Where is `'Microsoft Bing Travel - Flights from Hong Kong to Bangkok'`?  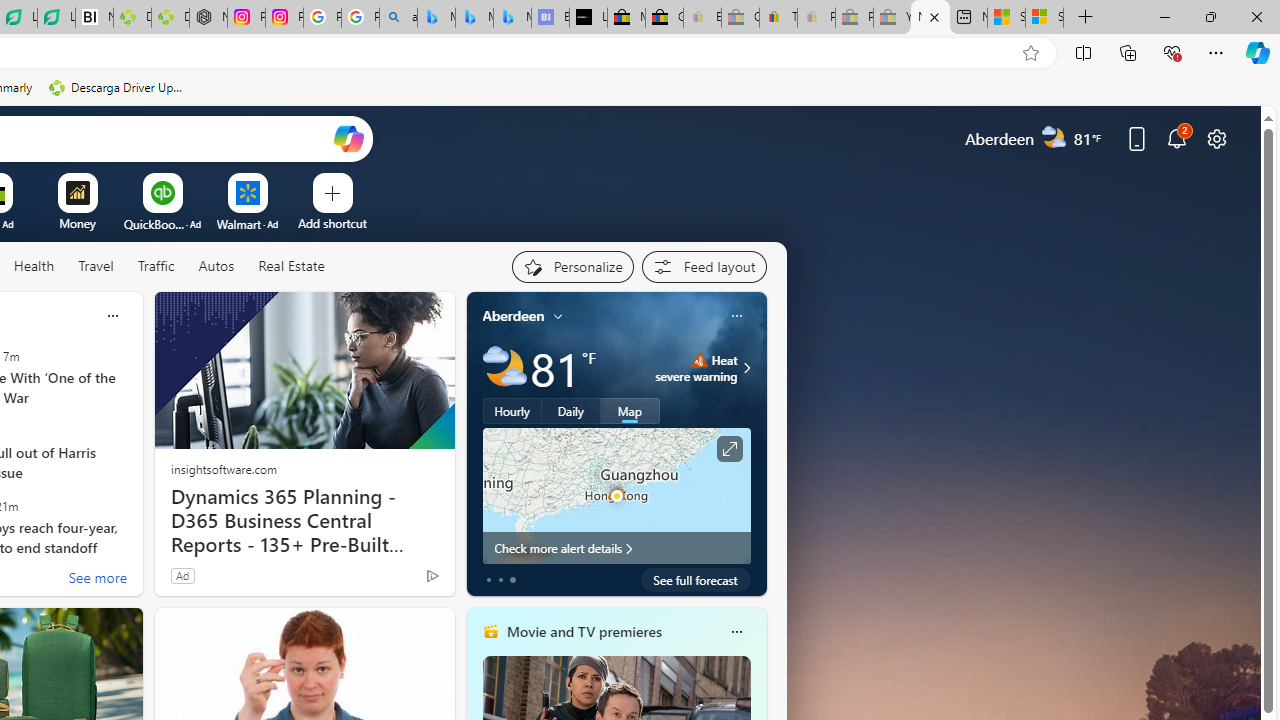 'Microsoft Bing Travel - Flights from Hong Kong to Bangkok' is located at coordinates (435, 17).